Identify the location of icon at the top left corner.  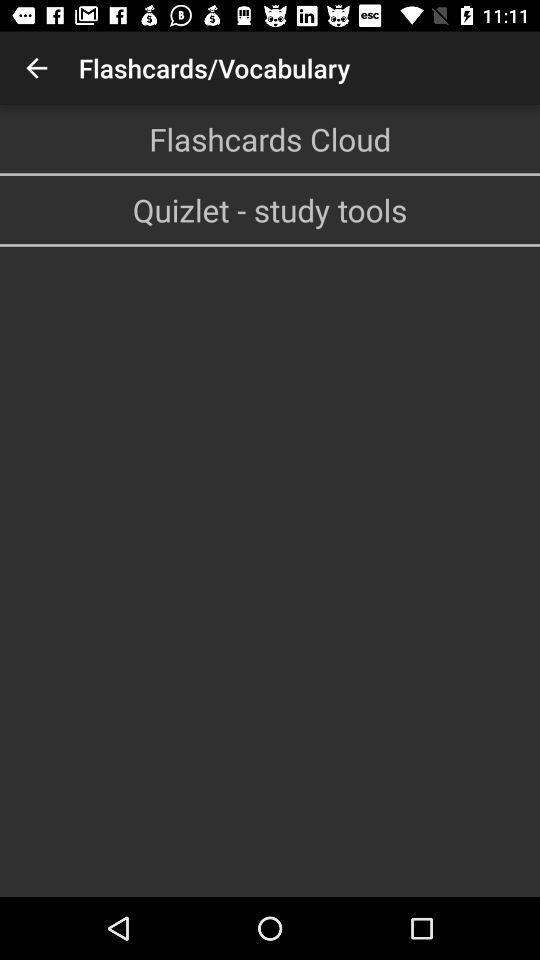
(36, 68).